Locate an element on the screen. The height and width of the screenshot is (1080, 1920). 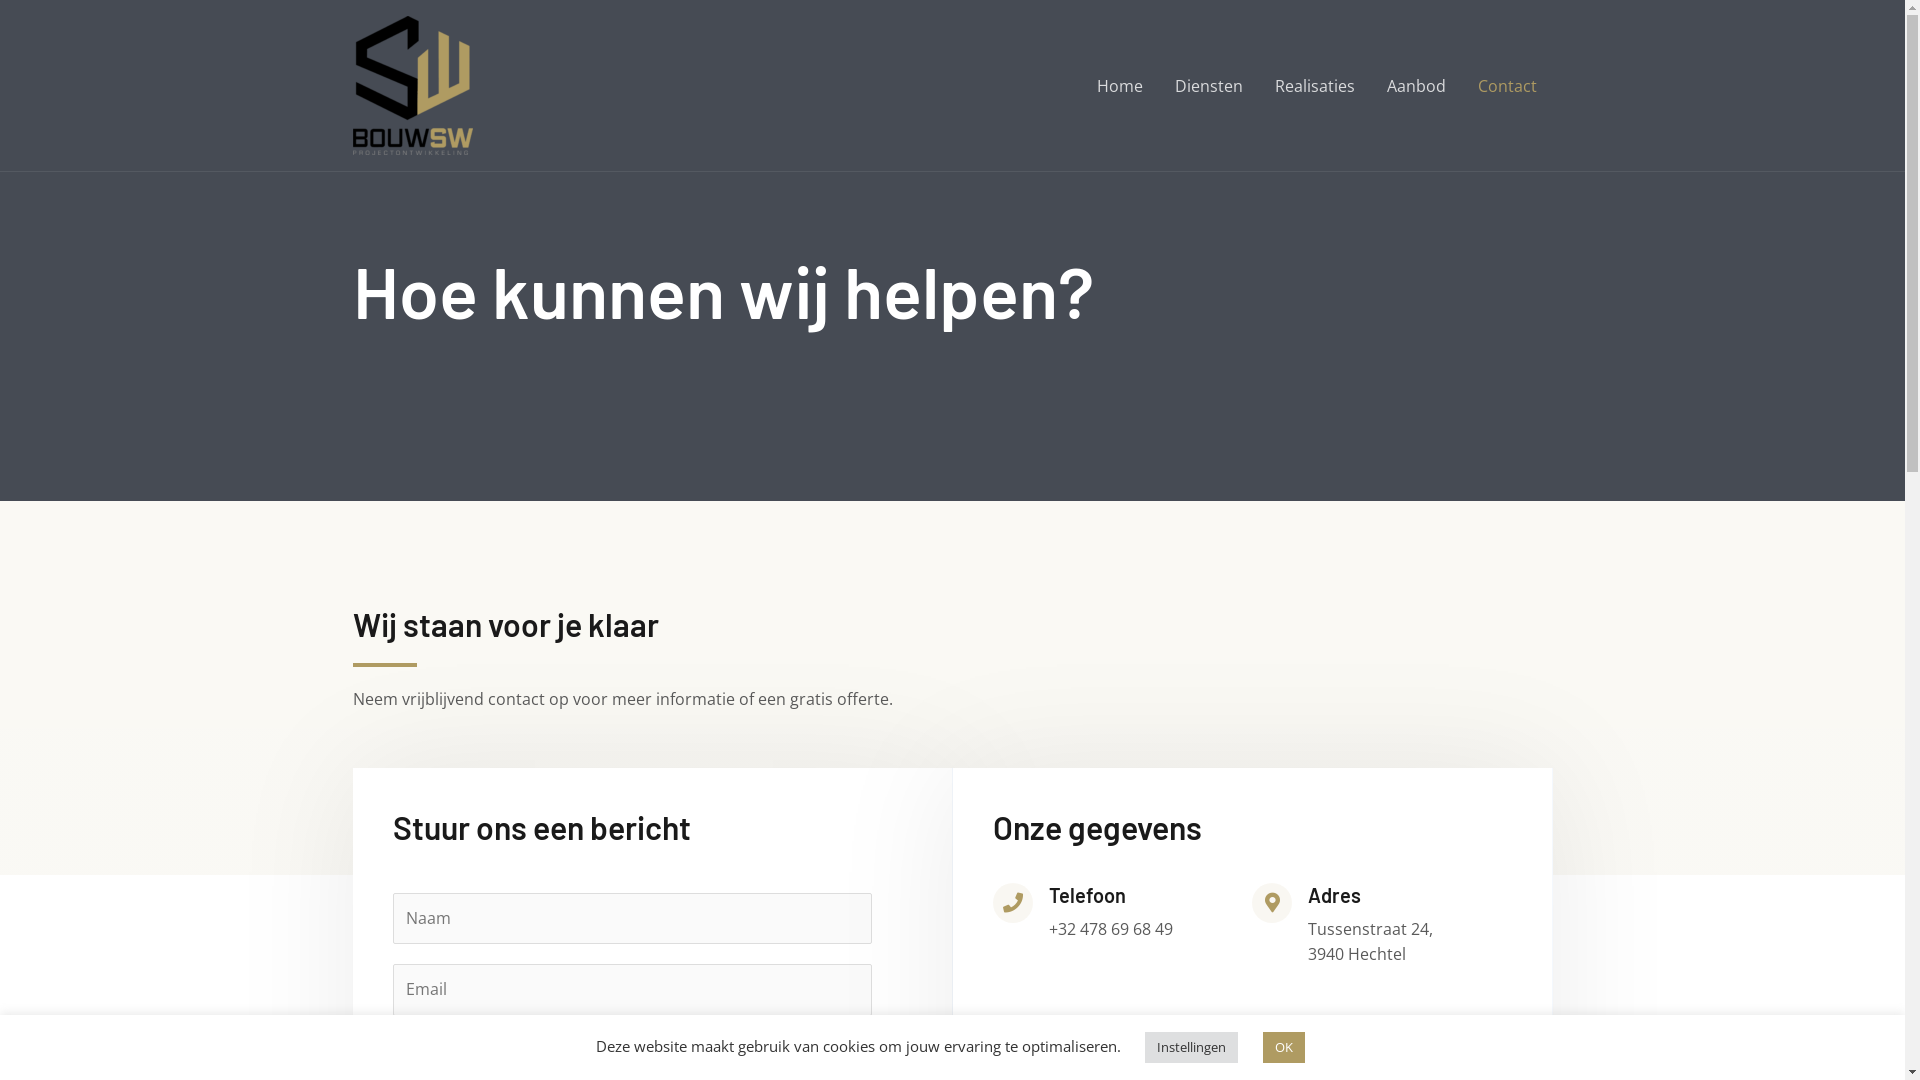
'Instellingen' is located at coordinates (1190, 1046).